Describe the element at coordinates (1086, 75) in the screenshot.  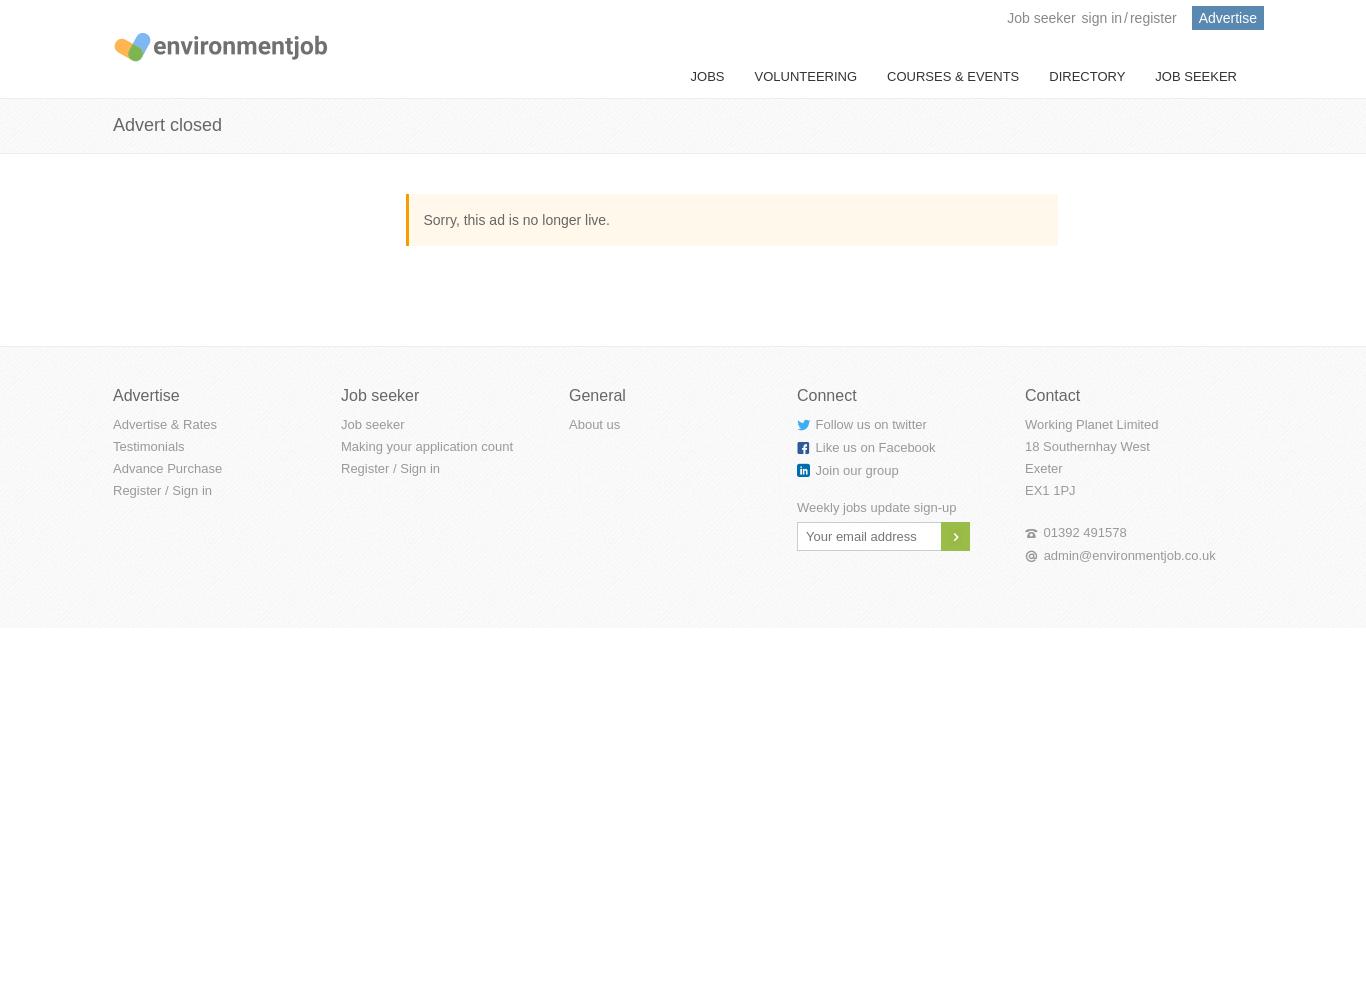
I see `'Directory'` at that location.